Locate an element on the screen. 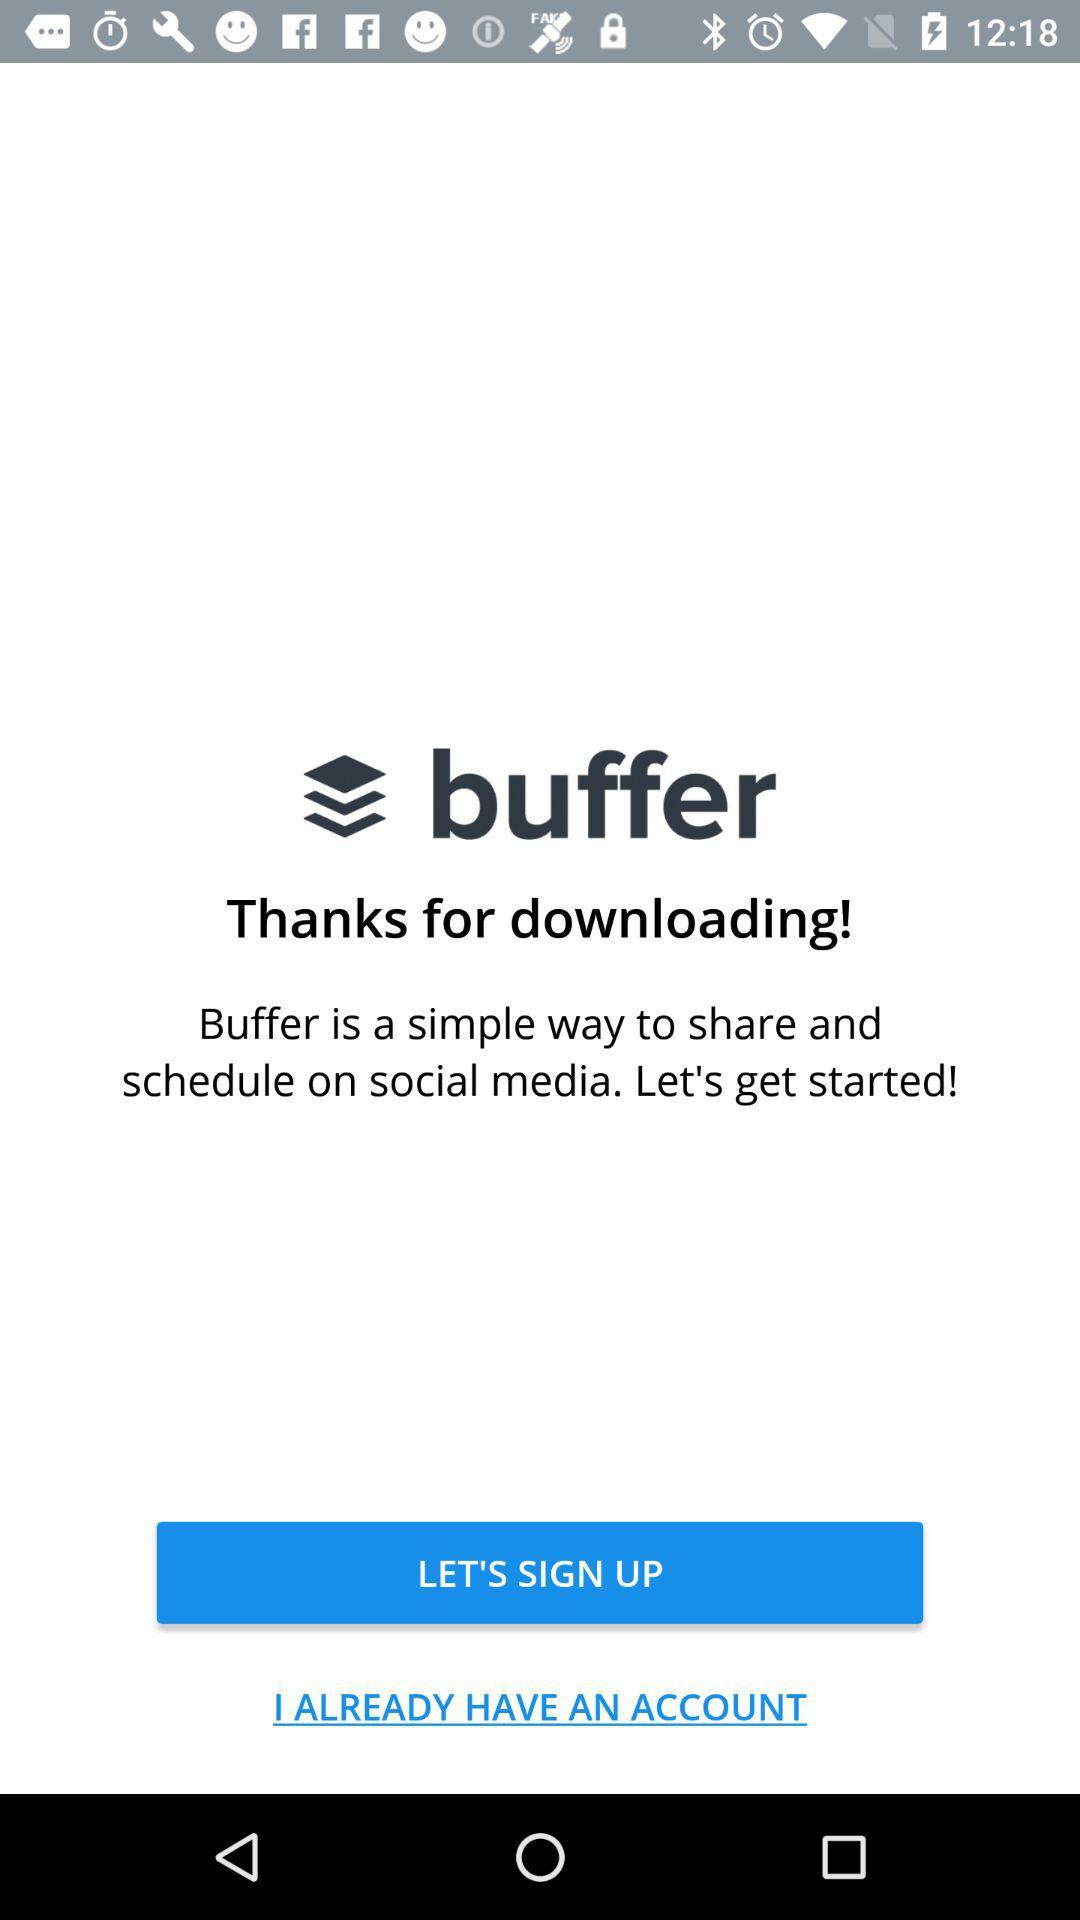  i already have is located at coordinates (540, 1705).